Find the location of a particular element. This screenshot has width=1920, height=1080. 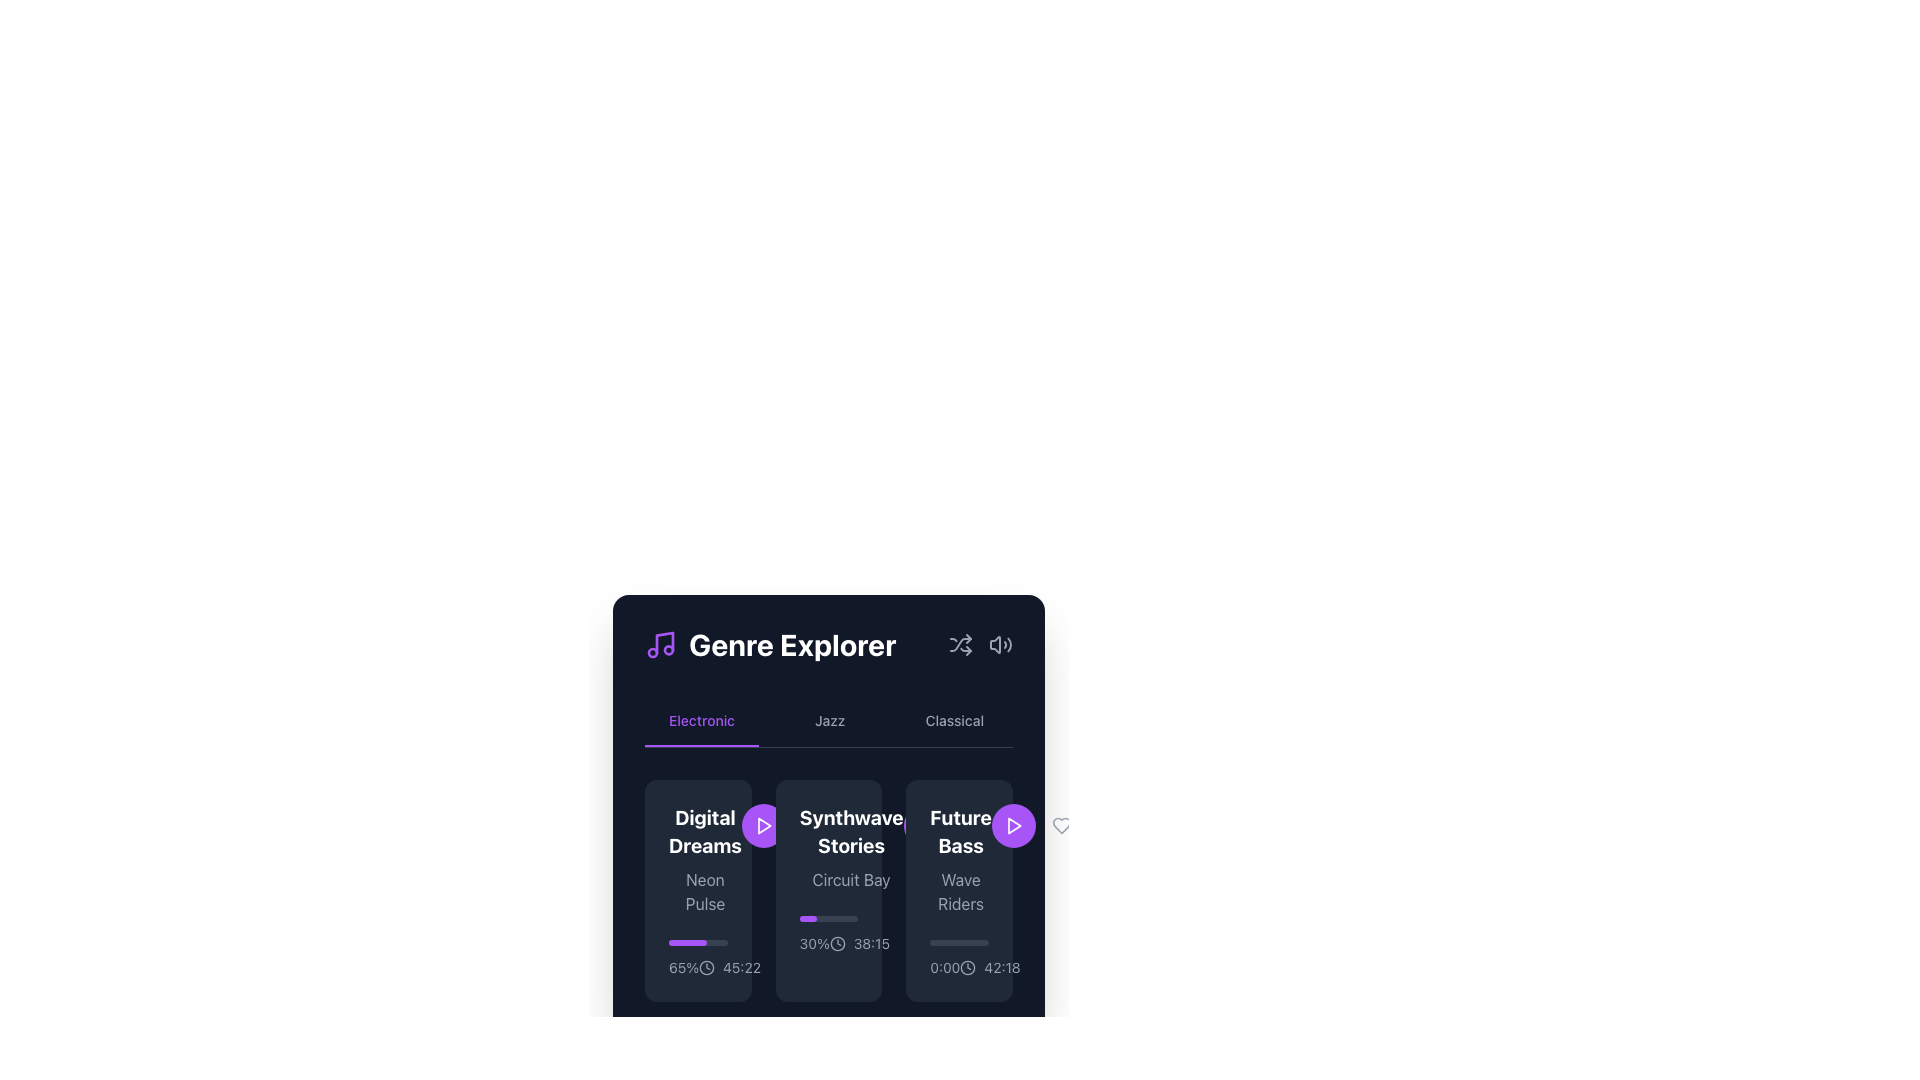

the circular clock icon with a minimalistic design located in the second item of the horizontal list of cards under the 'Electronic' tab in the 'Genre Explorer' section, positioned to the left of the time '38:15' is located at coordinates (837, 944).